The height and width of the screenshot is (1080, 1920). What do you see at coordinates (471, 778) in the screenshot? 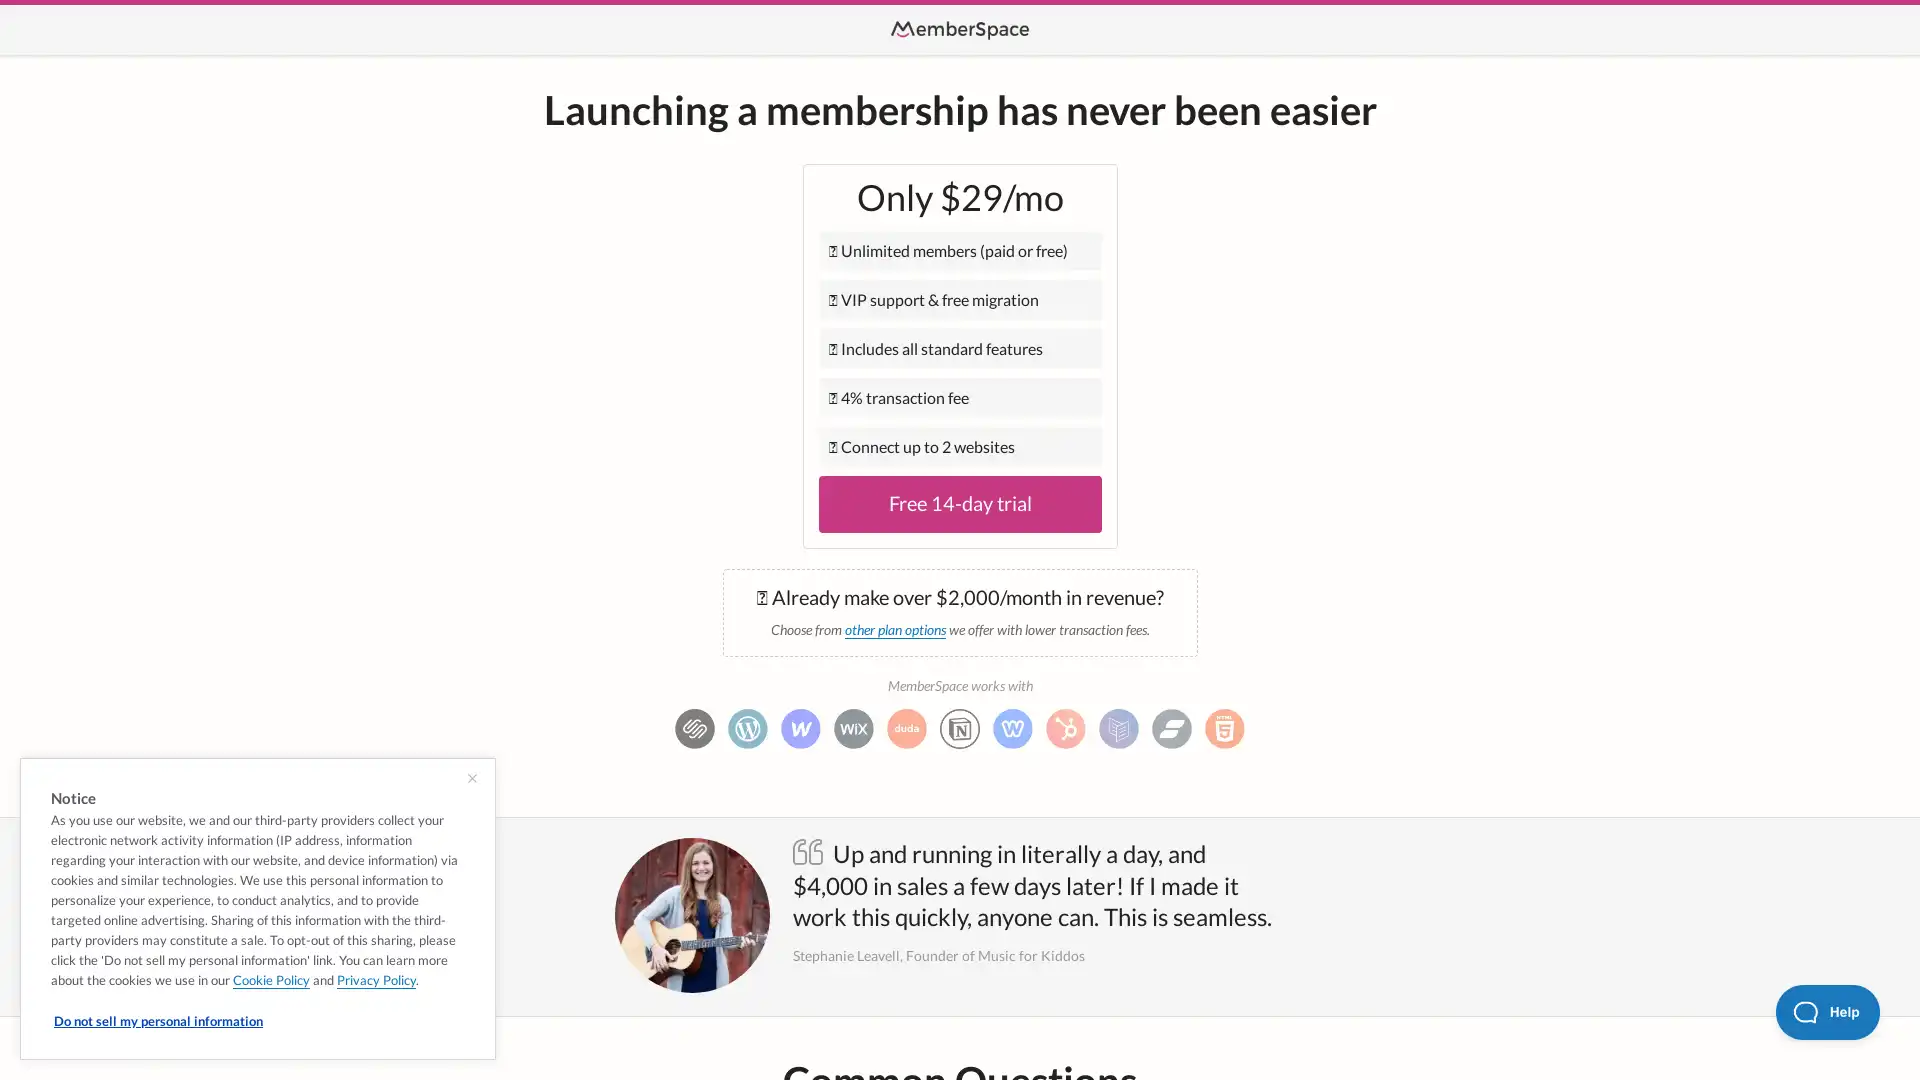
I see `consent-close-icon` at bounding box center [471, 778].